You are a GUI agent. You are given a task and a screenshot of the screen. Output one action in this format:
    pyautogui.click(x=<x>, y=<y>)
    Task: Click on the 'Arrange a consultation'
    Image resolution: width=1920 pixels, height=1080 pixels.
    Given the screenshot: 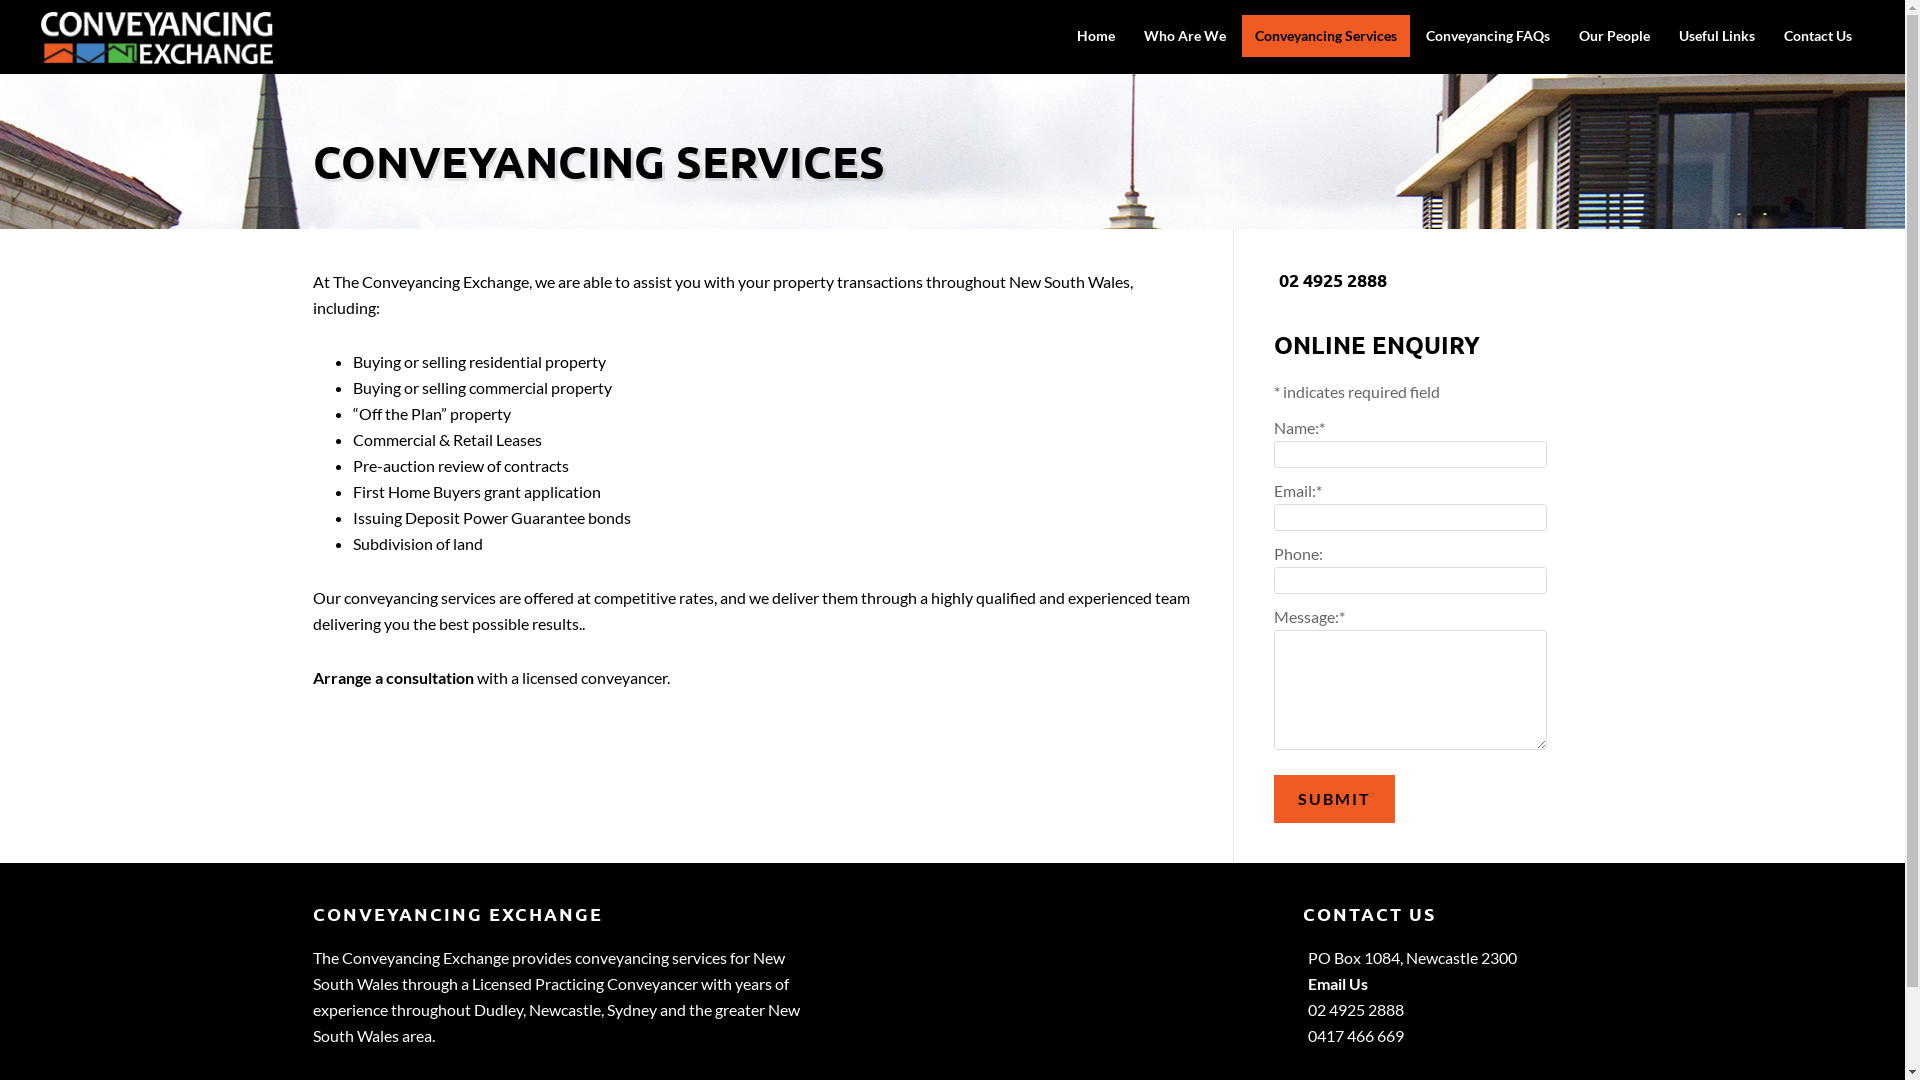 What is the action you would take?
    pyautogui.click(x=311, y=676)
    